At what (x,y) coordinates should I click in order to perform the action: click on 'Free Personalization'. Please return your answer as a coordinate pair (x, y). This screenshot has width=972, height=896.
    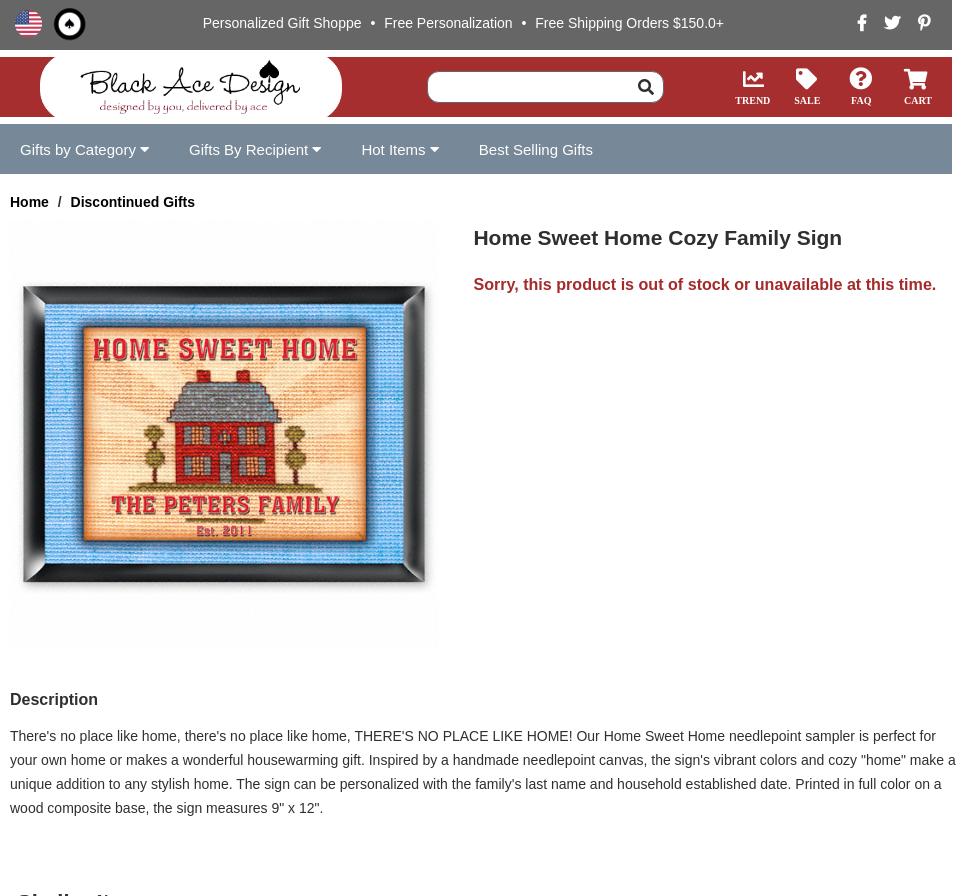
    Looking at the image, I should click on (446, 23).